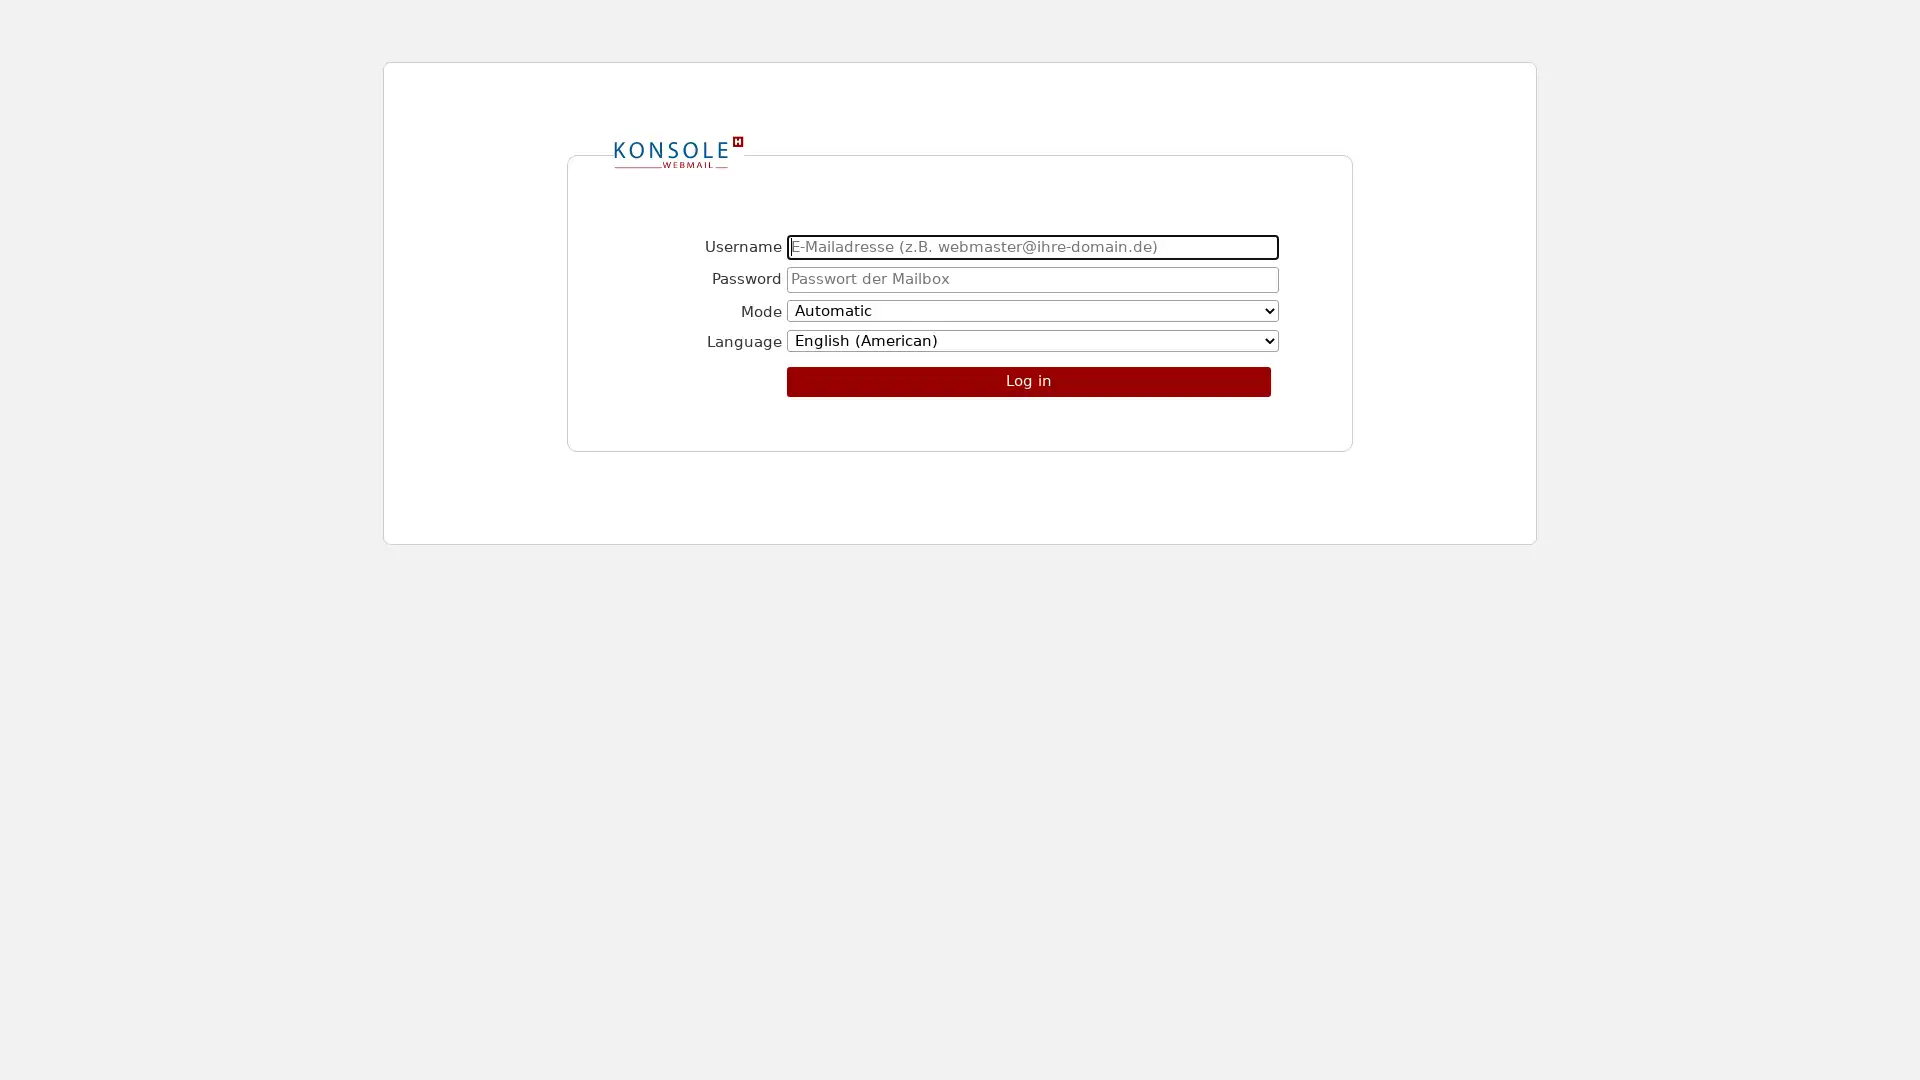 The height and width of the screenshot is (1080, 1920). What do you see at coordinates (1028, 381) in the screenshot?
I see `Log in` at bounding box center [1028, 381].